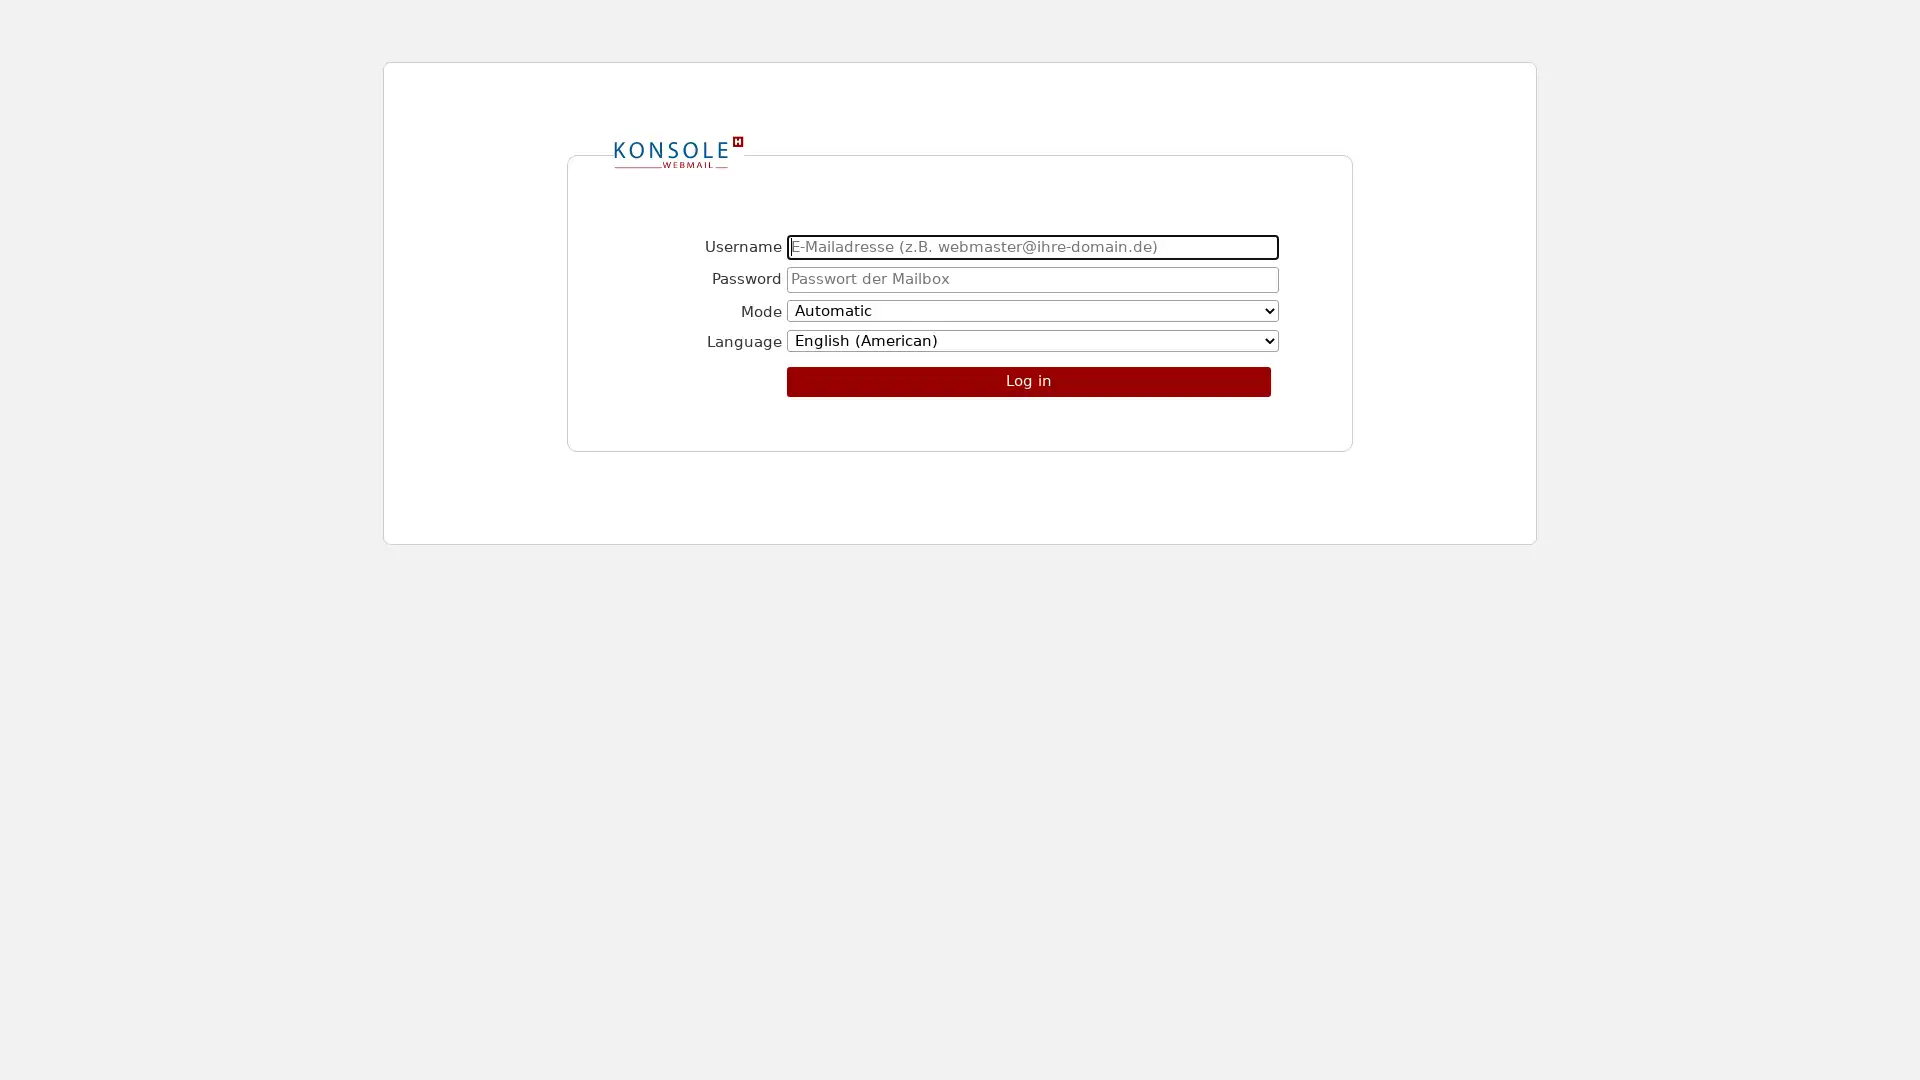 The height and width of the screenshot is (1080, 1920). What do you see at coordinates (1028, 381) in the screenshot?
I see `Log in` at bounding box center [1028, 381].